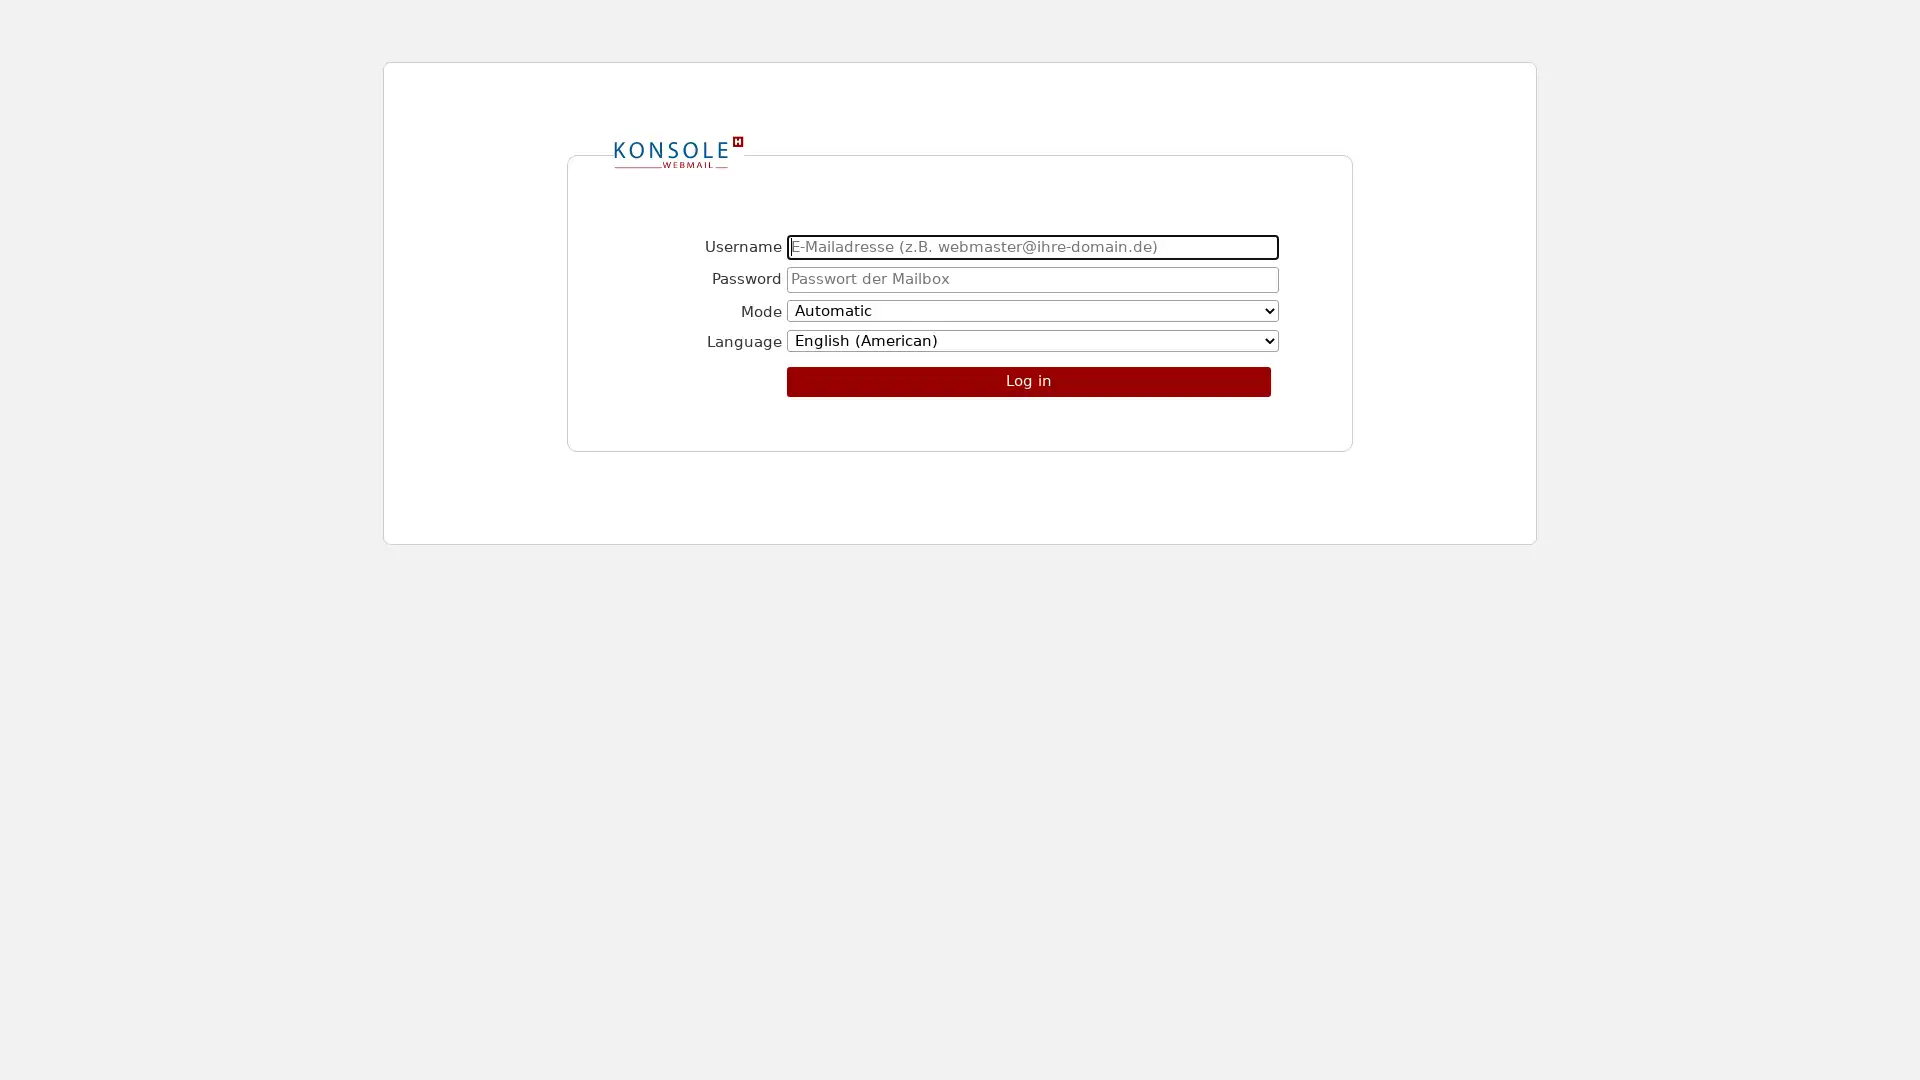 The height and width of the screenshot is (1080, 1920). What do you see at coordinates (1028, 381) in the screenshot?
I see `Log in` at bounding box center [1028, 381].